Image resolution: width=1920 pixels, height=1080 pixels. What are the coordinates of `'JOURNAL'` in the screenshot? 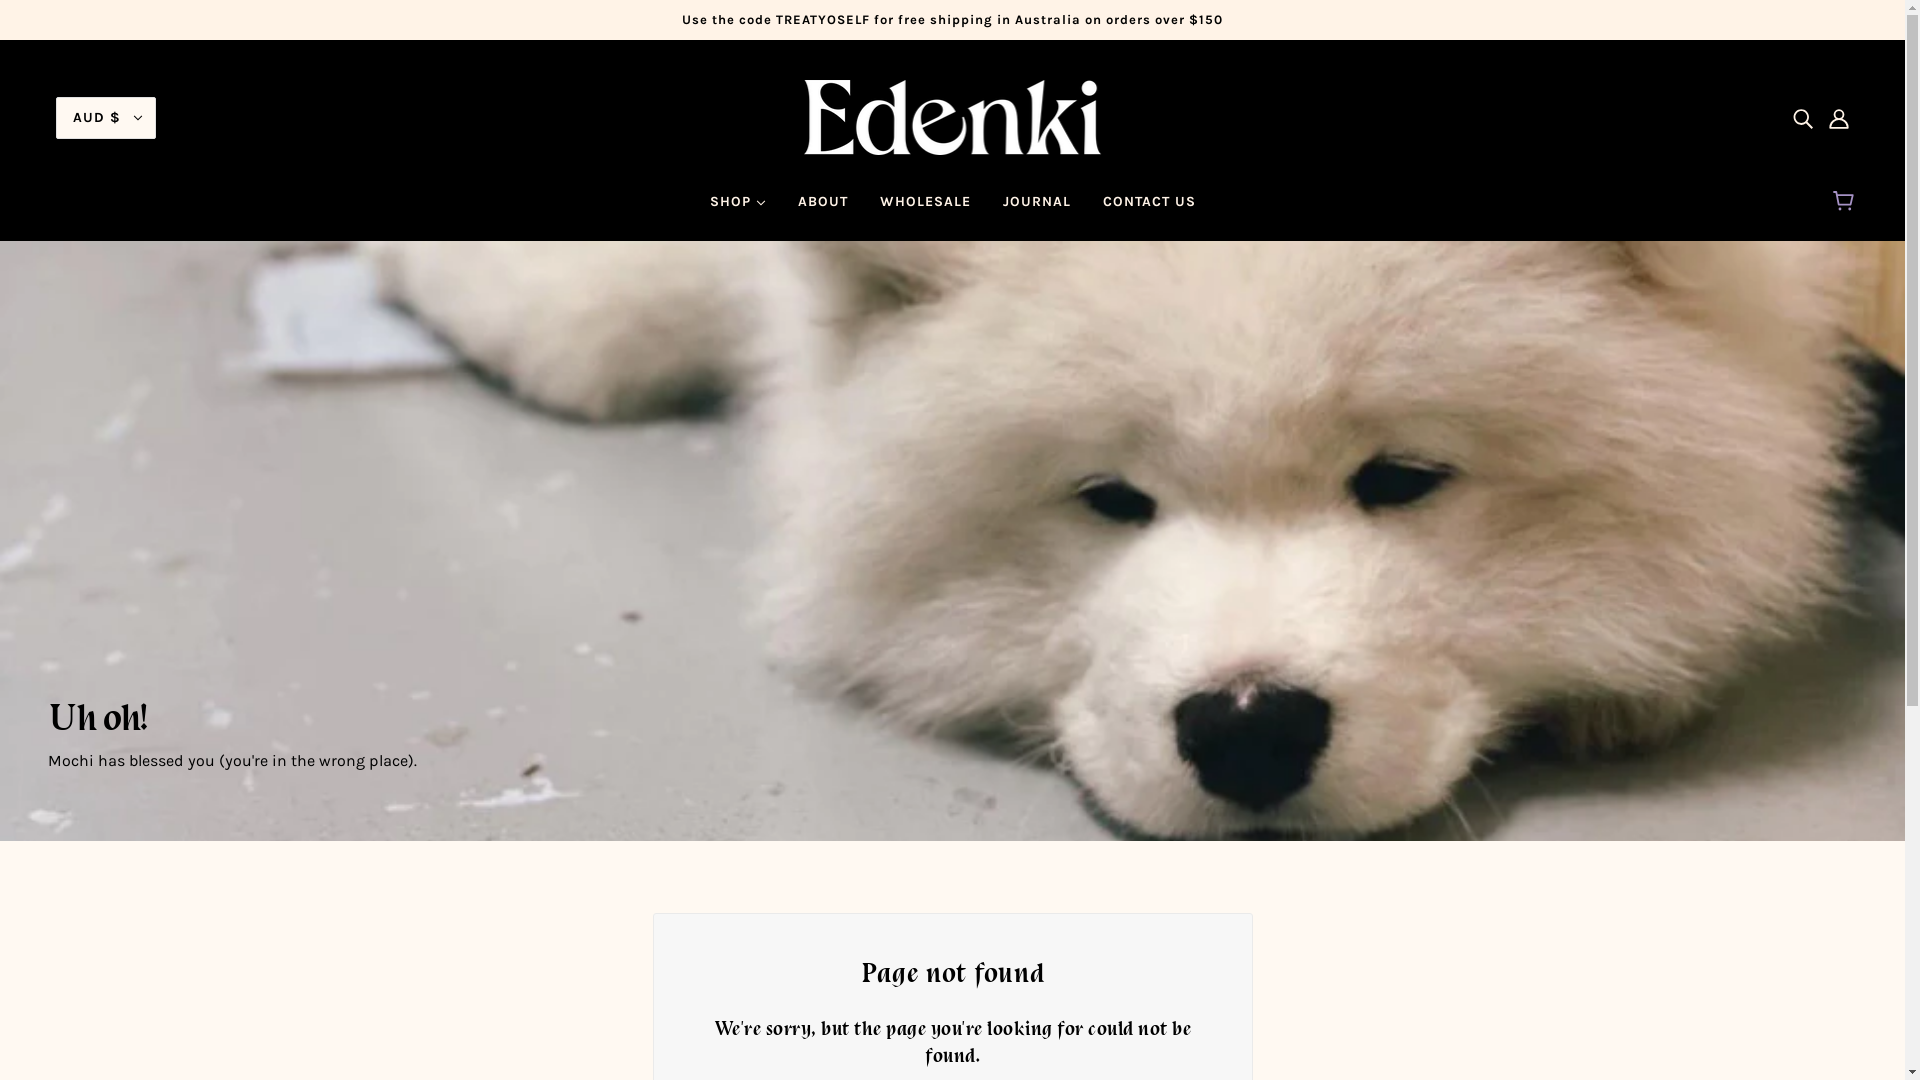 It's located at (985, 209).